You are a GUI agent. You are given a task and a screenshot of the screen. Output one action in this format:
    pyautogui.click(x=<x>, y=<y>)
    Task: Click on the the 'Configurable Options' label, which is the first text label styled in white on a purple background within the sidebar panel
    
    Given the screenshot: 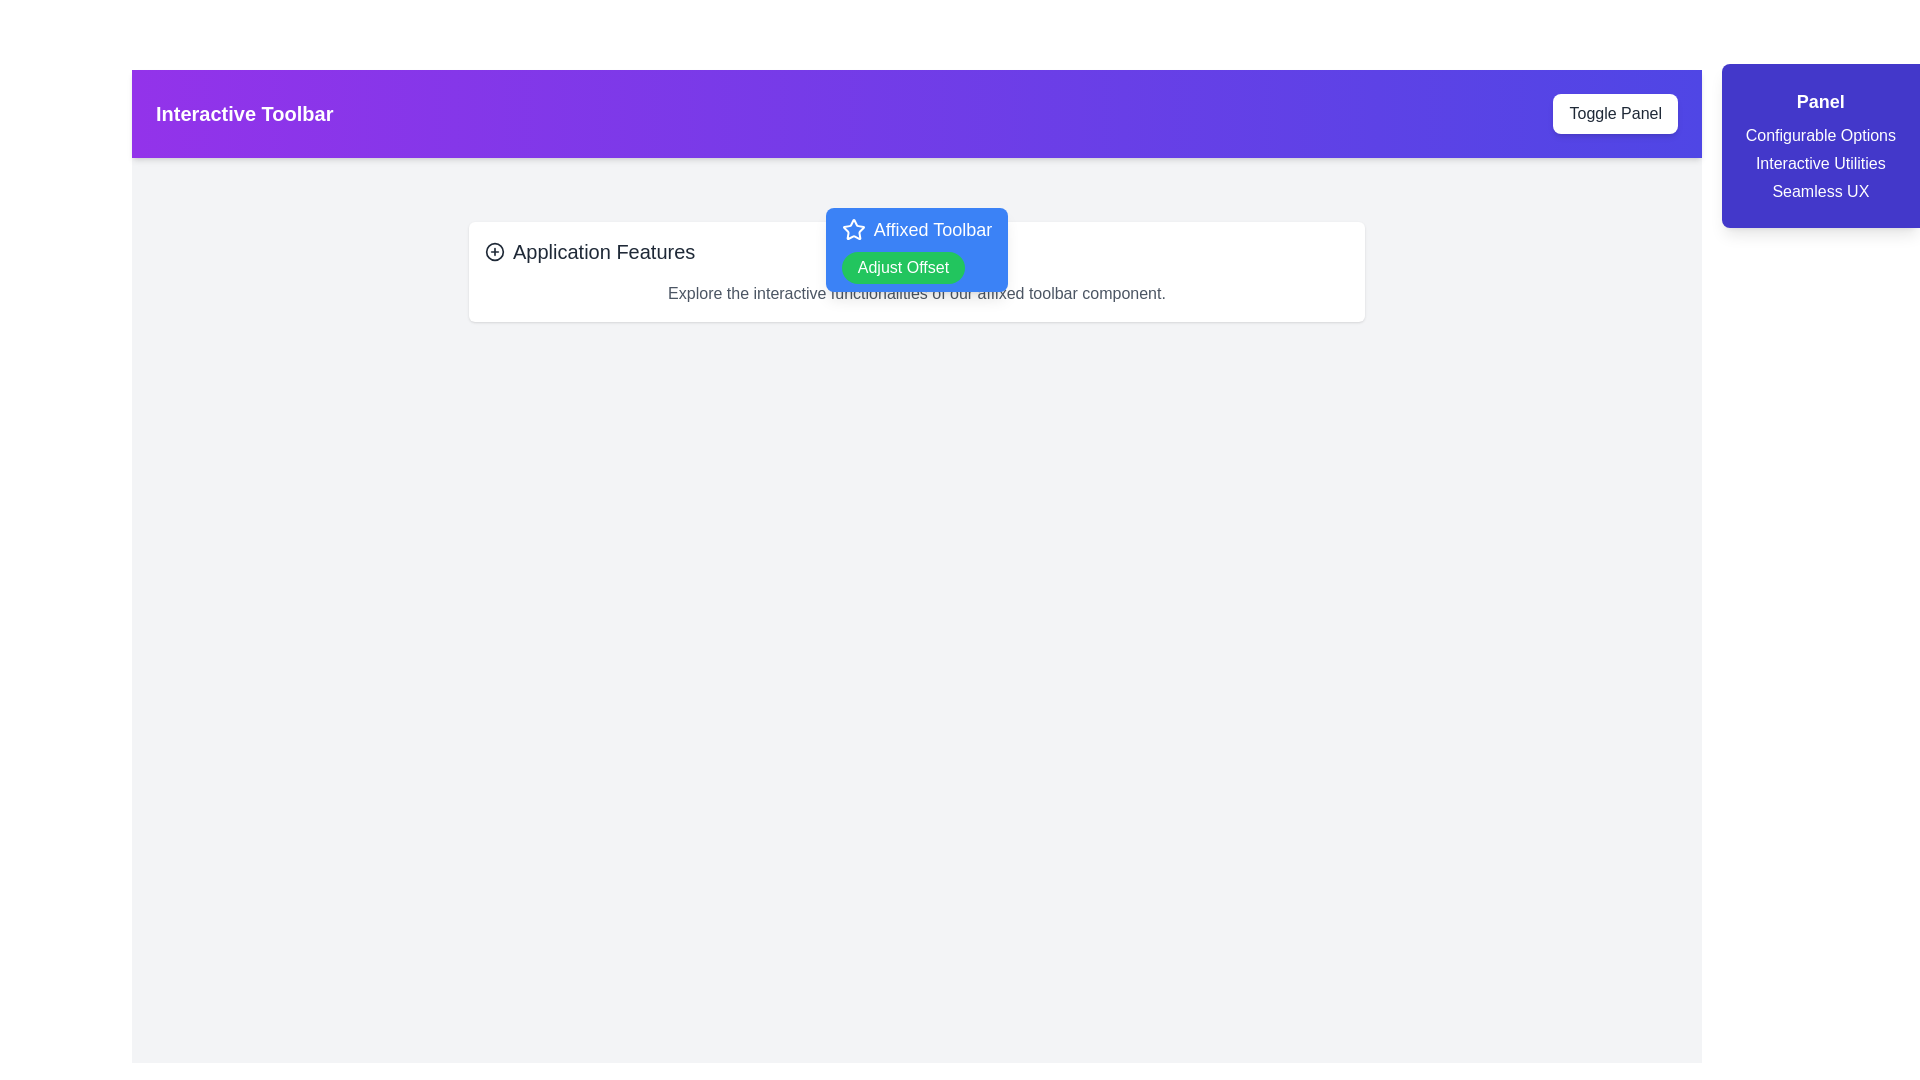 What is the action you would take?
    pyautogui.click(x=1820, y=135)
    